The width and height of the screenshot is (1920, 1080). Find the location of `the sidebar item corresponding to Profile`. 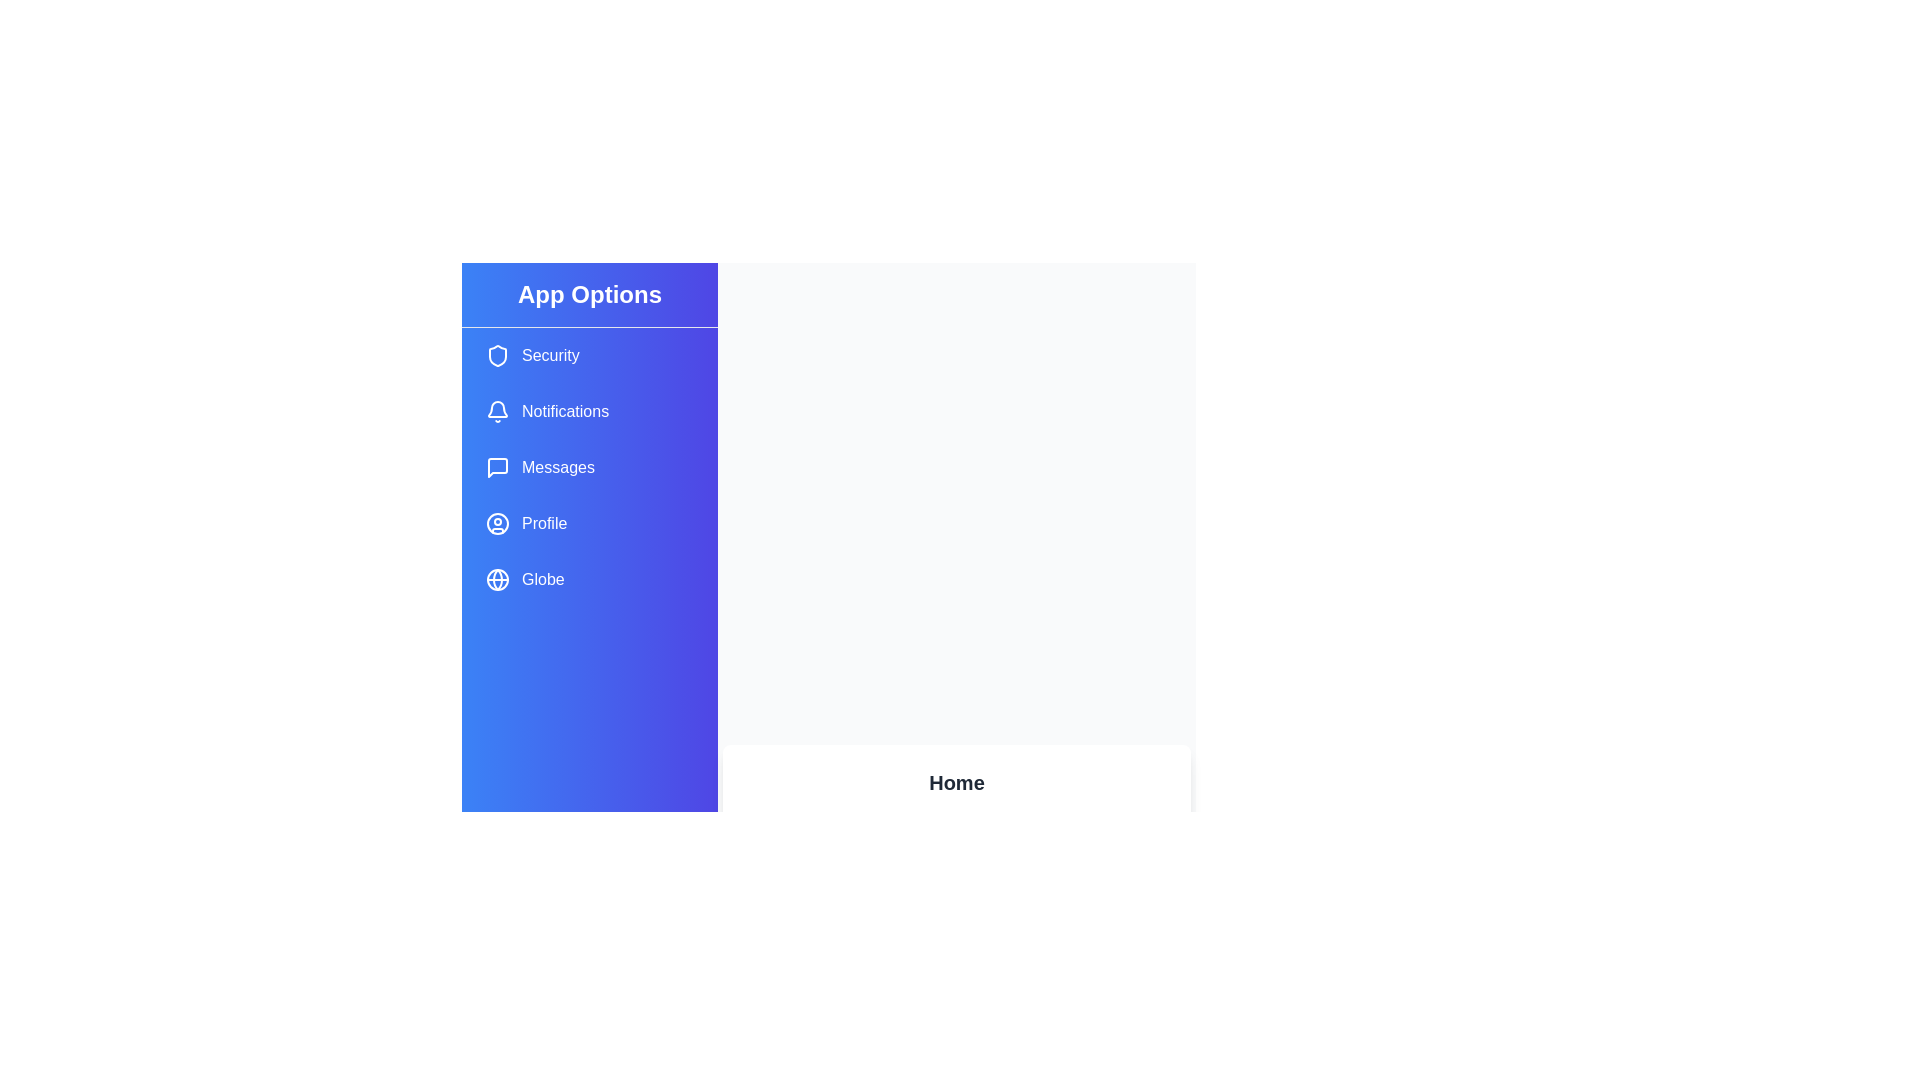

the sidebar item corresponding to Profile is located at coordinates (589, 523).